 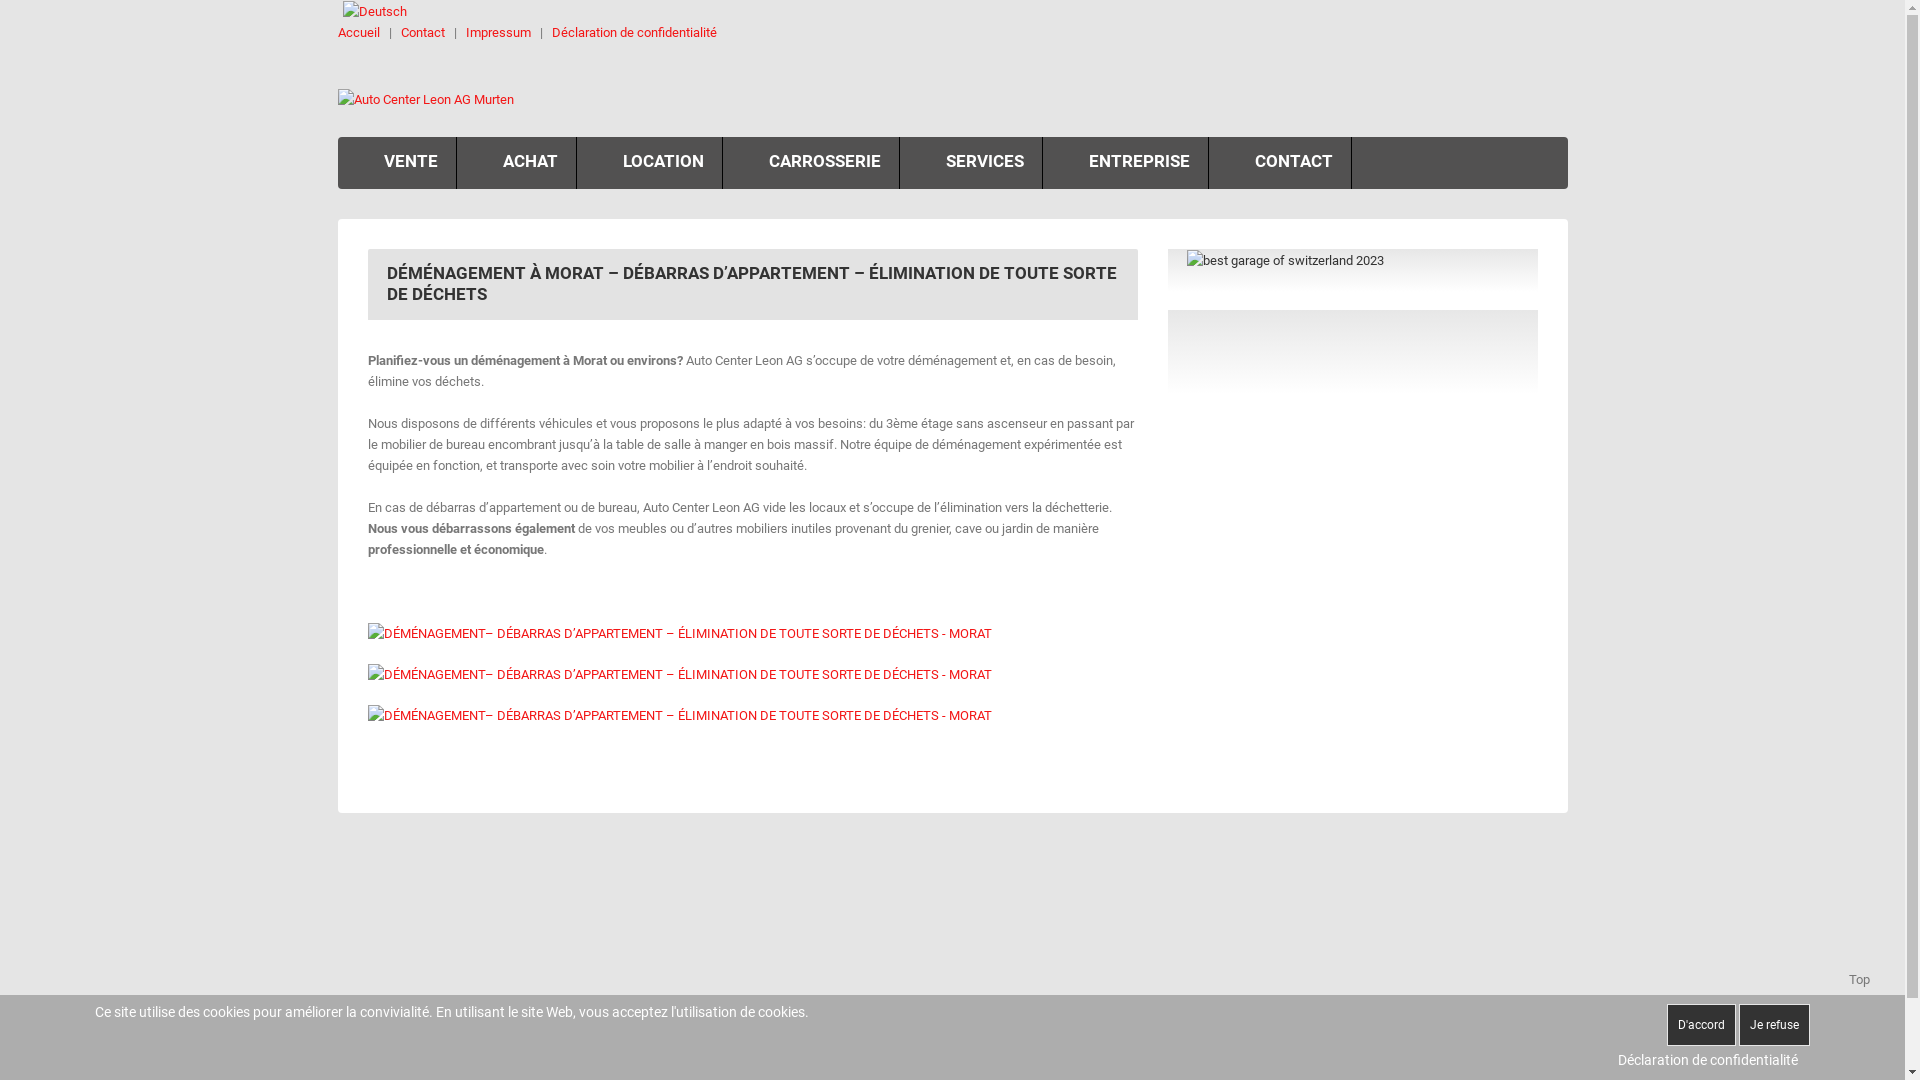 I want to click on 'VENTE', so click(x=397, y=161).